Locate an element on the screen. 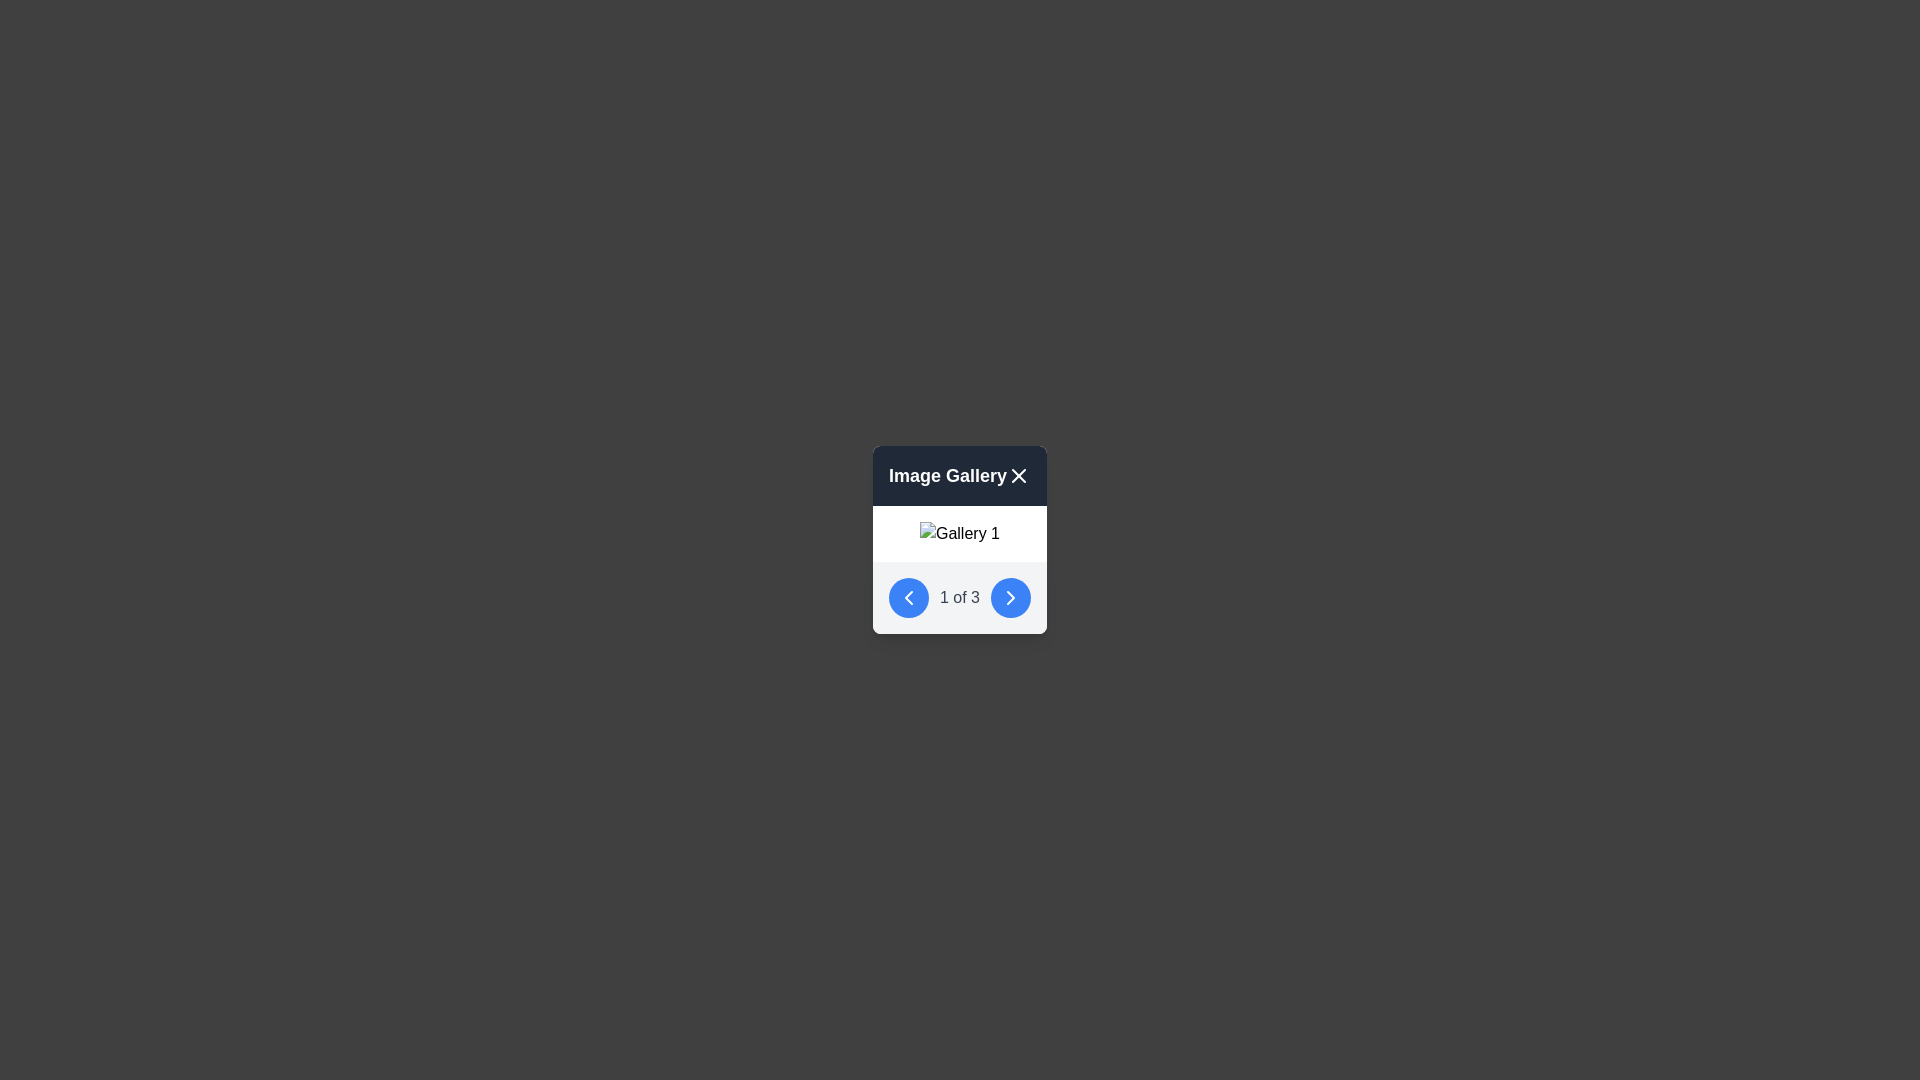 This screenshot has width=1920, height=1080. the circular 'X' button located in the top-right corner of the 'Image Gallery' header is located at coordinates (1018, 475).